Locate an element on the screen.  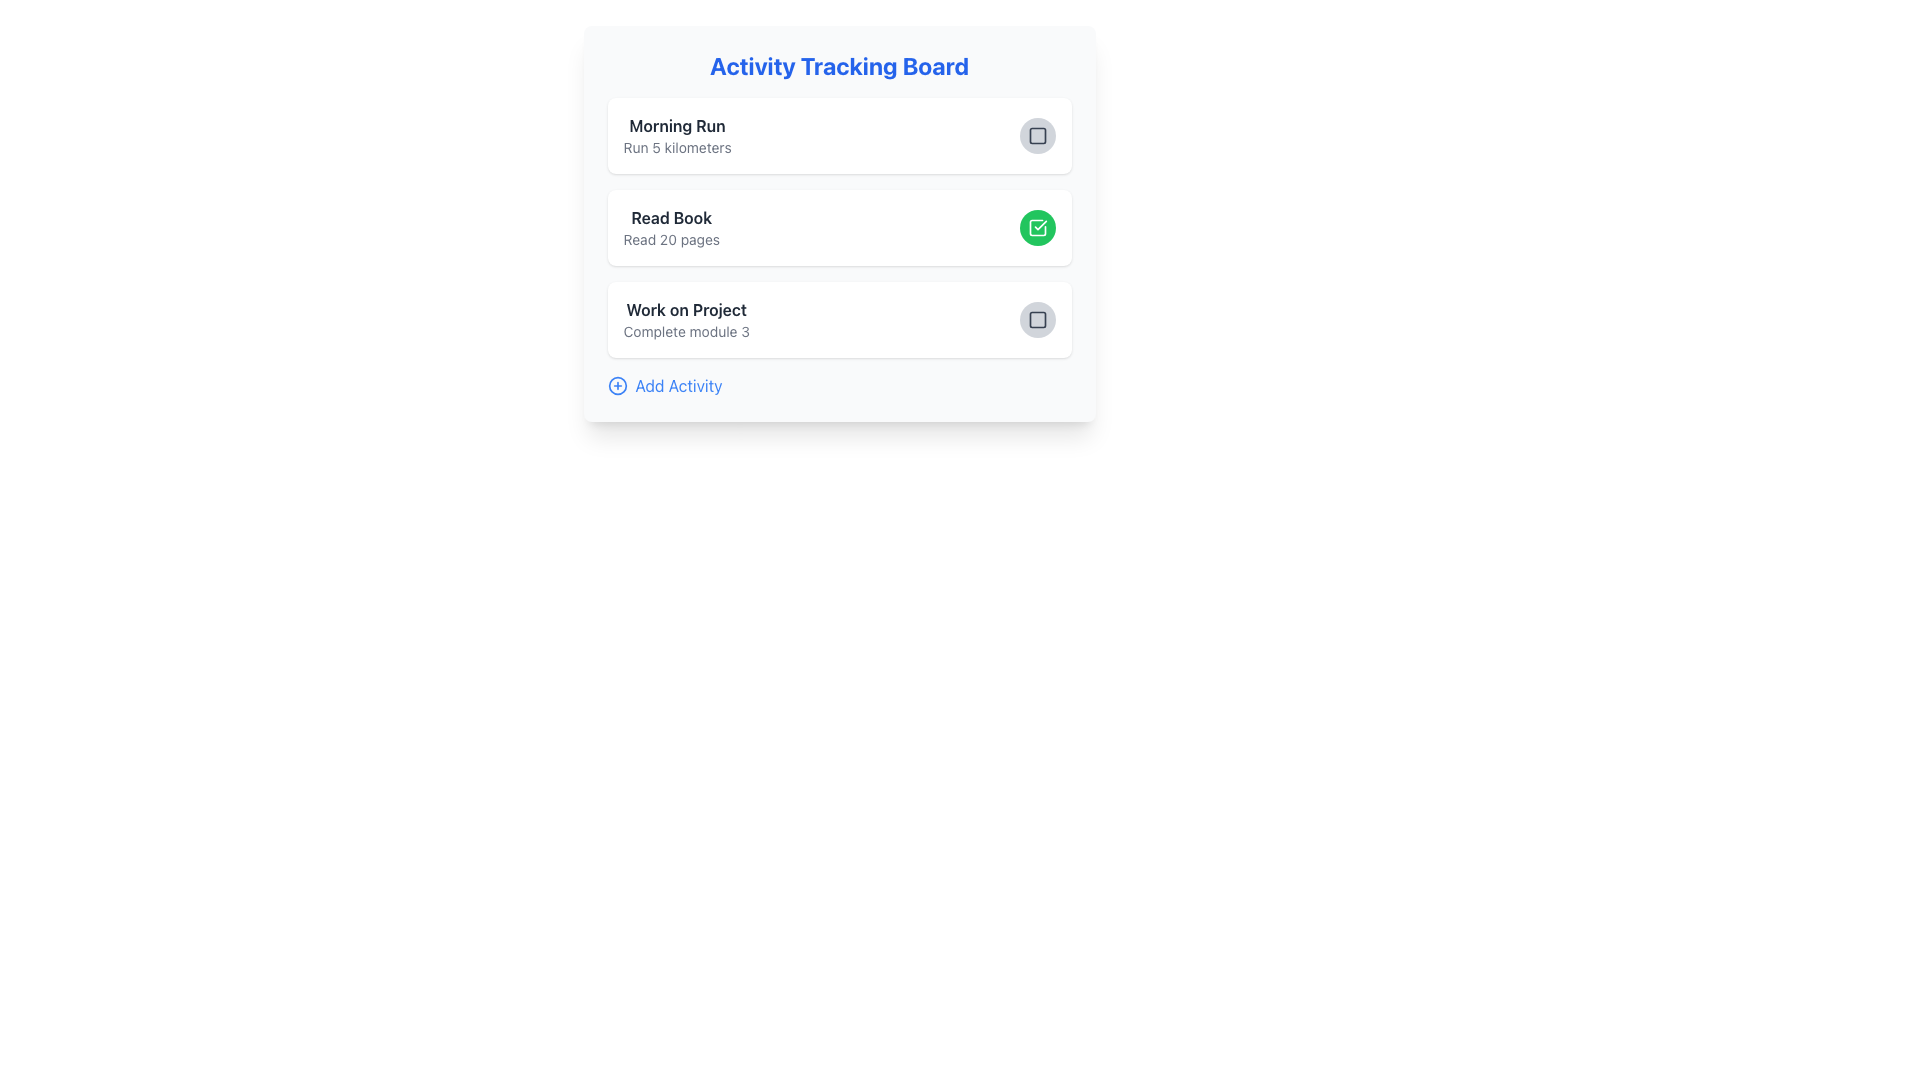
the 'Read Book' task card is located at coordinates (839, 226).